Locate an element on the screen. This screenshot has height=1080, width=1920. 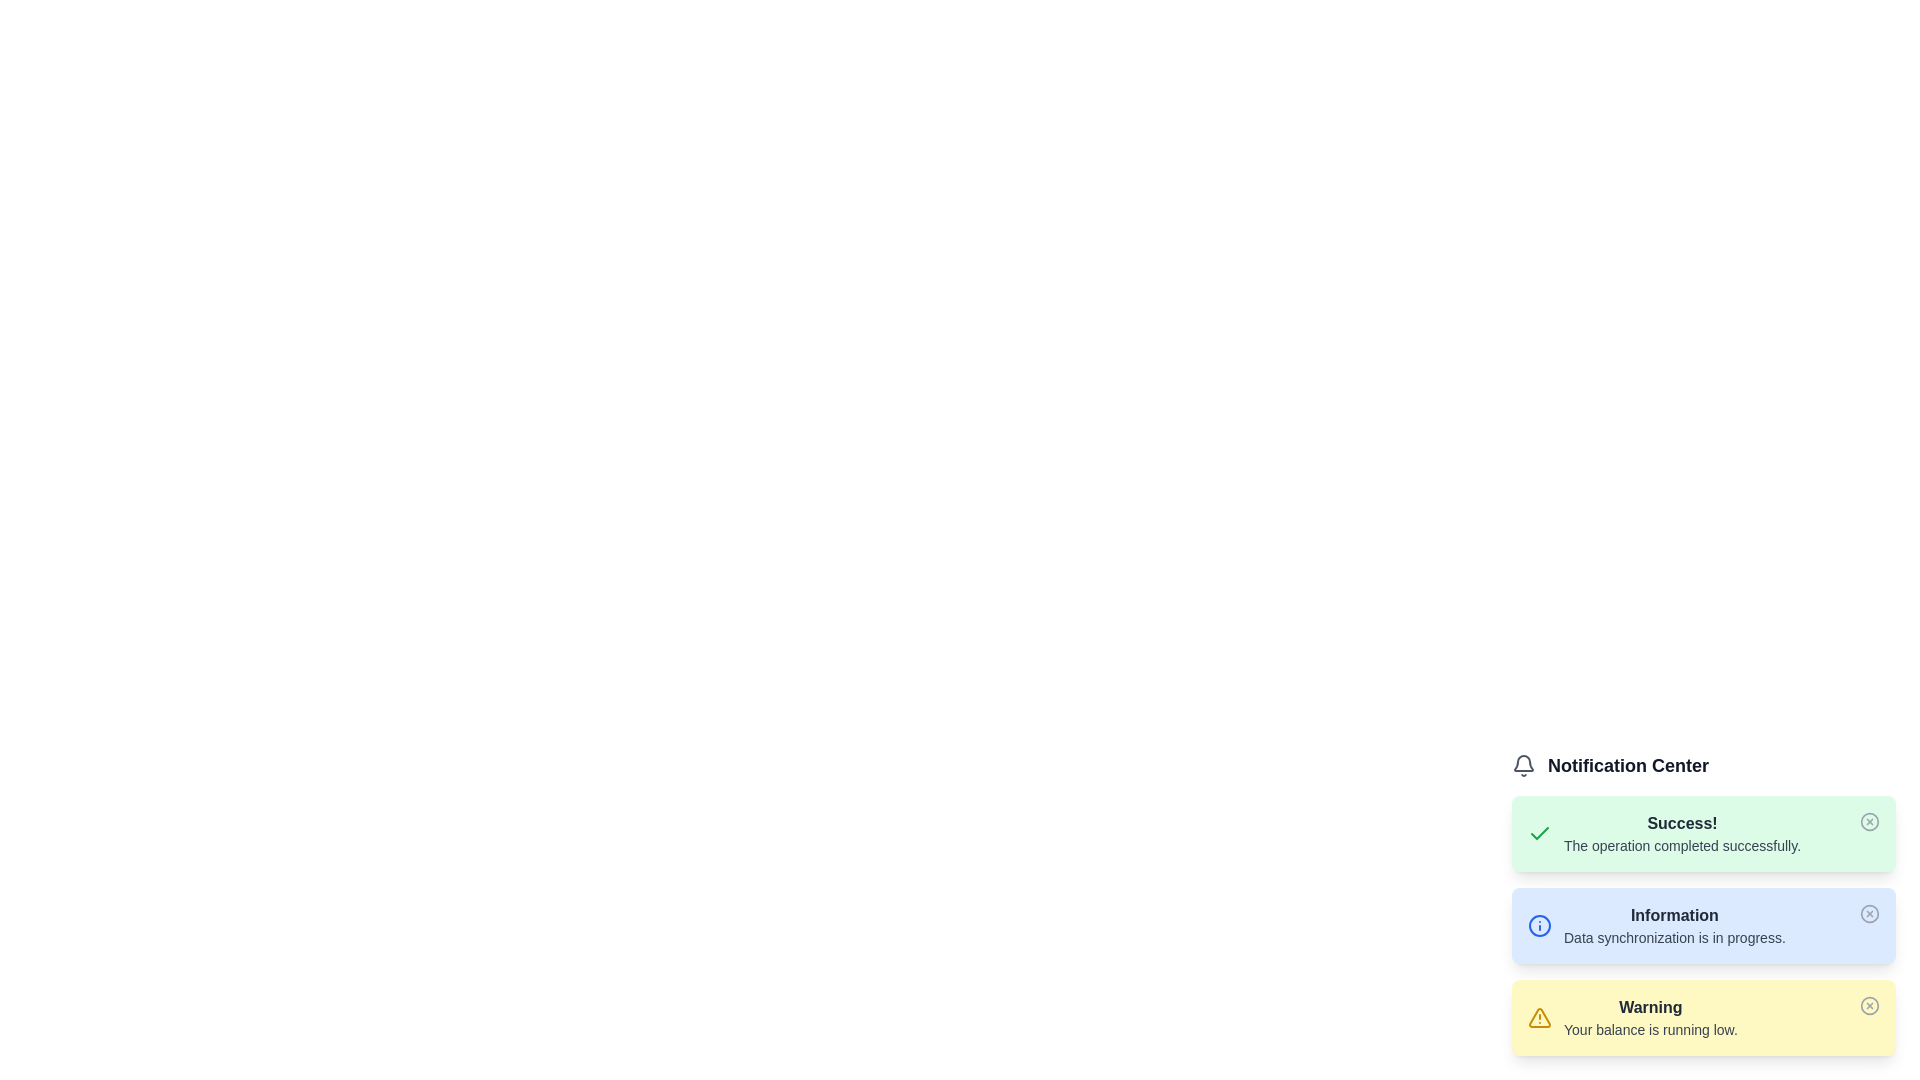
the text label displaying 'Your balance is running low.' located under the 'Warning' header in the yellow notification card is located at coordinates (1650, 1029).